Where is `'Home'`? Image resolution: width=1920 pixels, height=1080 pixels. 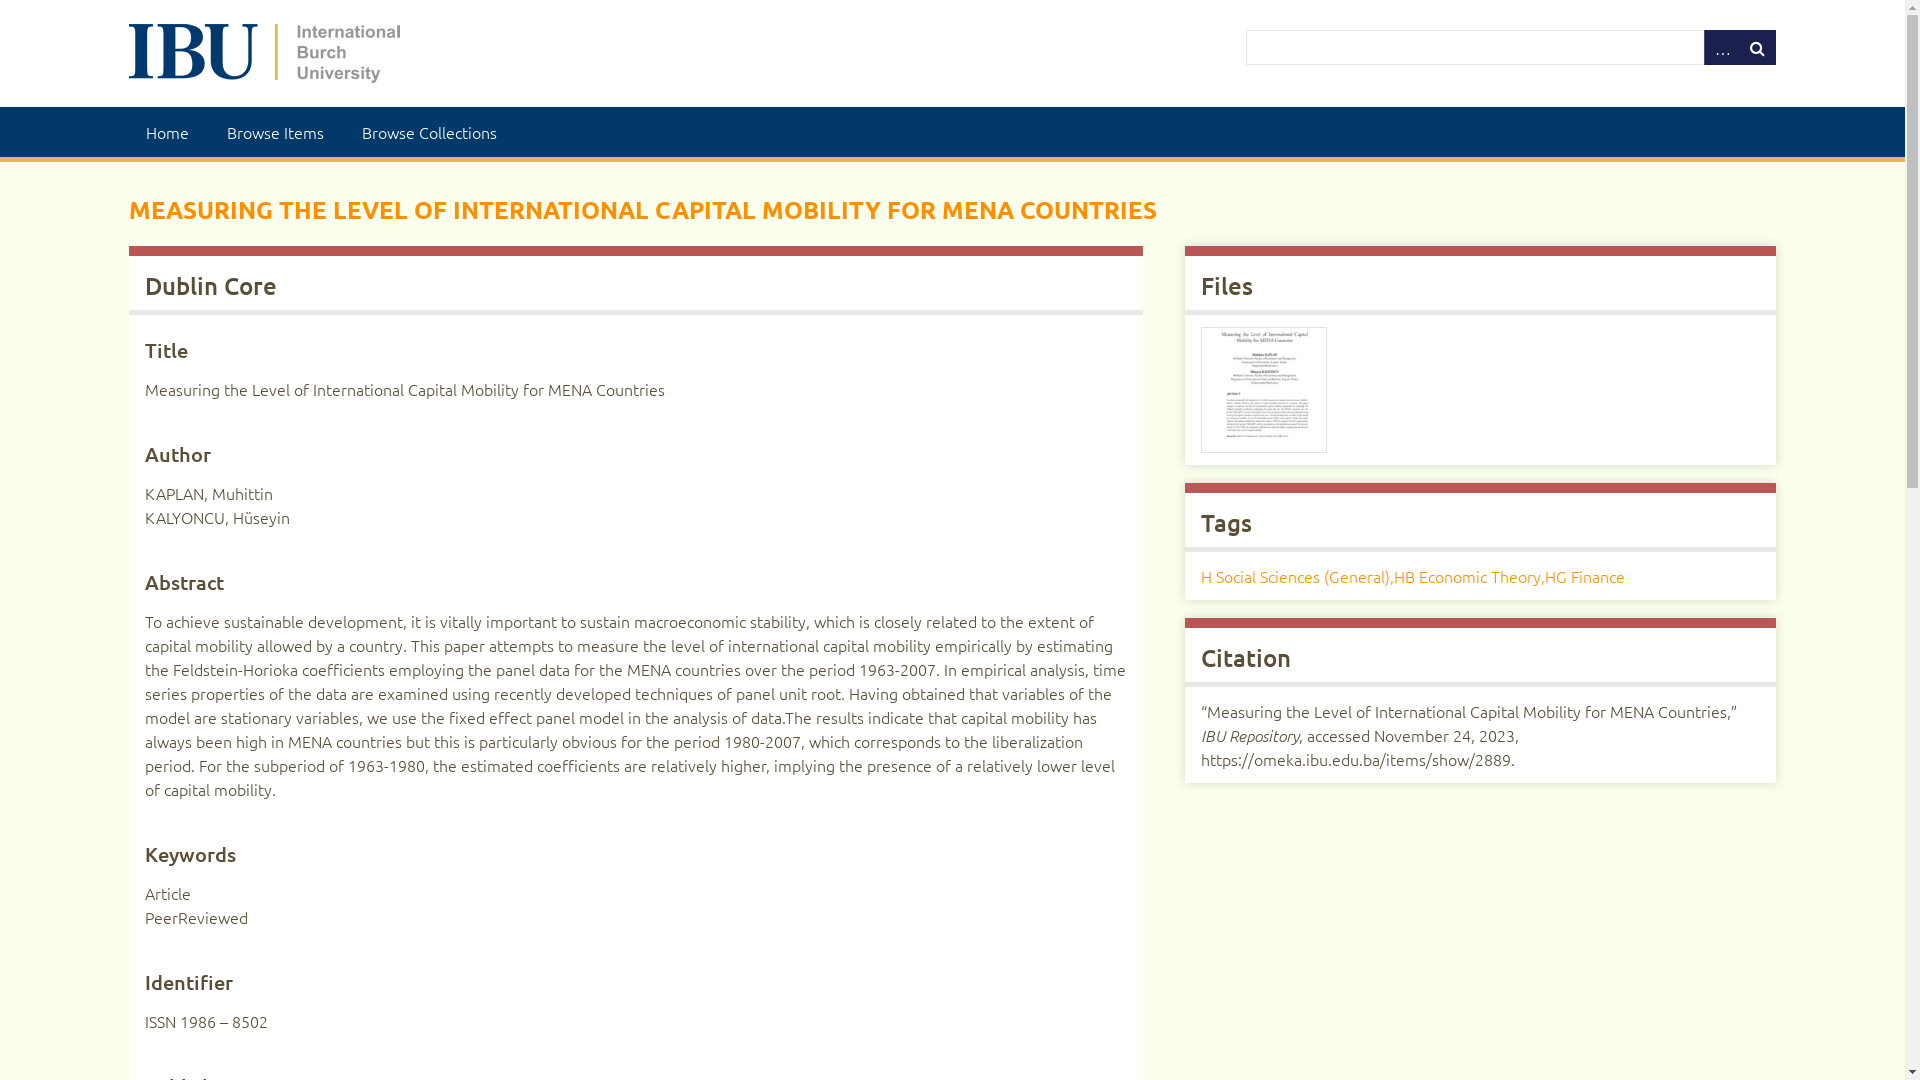
'Home' is located at coordinates (167, 131).